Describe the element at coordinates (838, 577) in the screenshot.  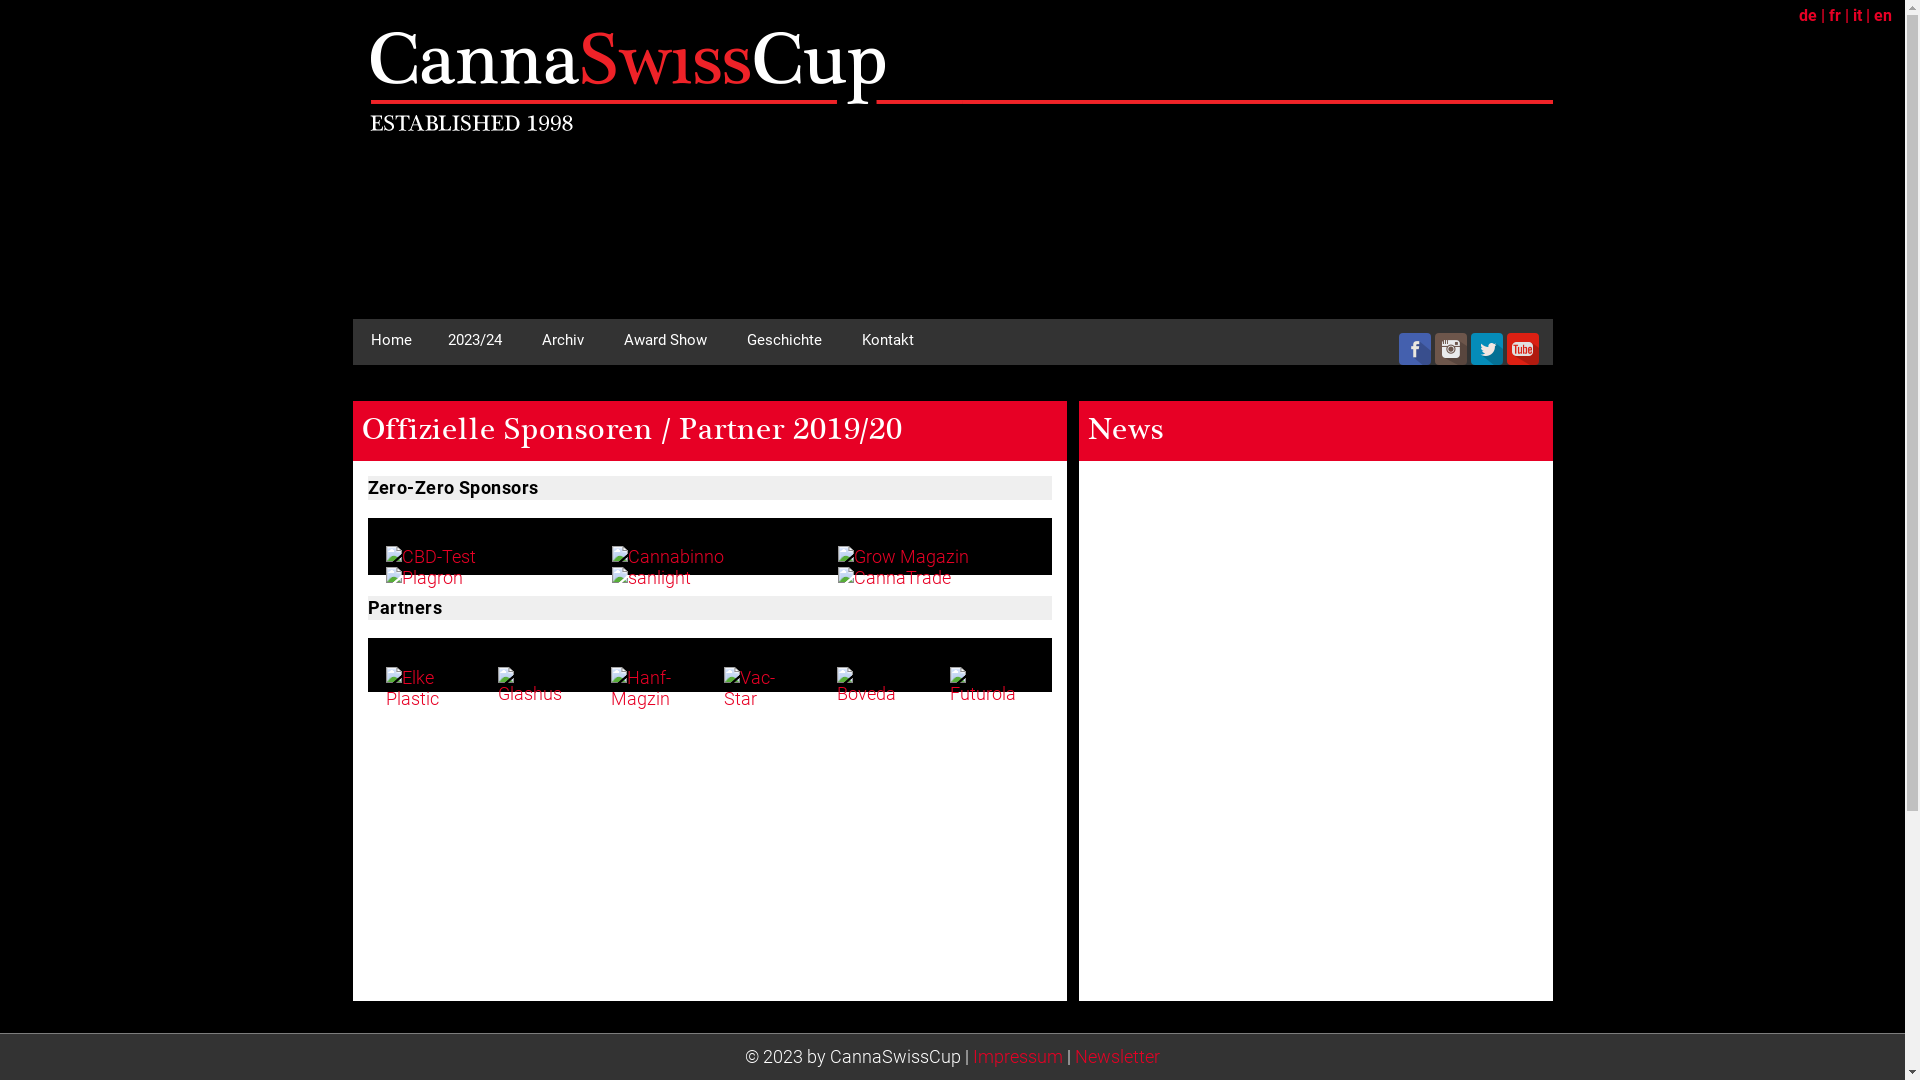
I see `'CannaTrade'` at that location.